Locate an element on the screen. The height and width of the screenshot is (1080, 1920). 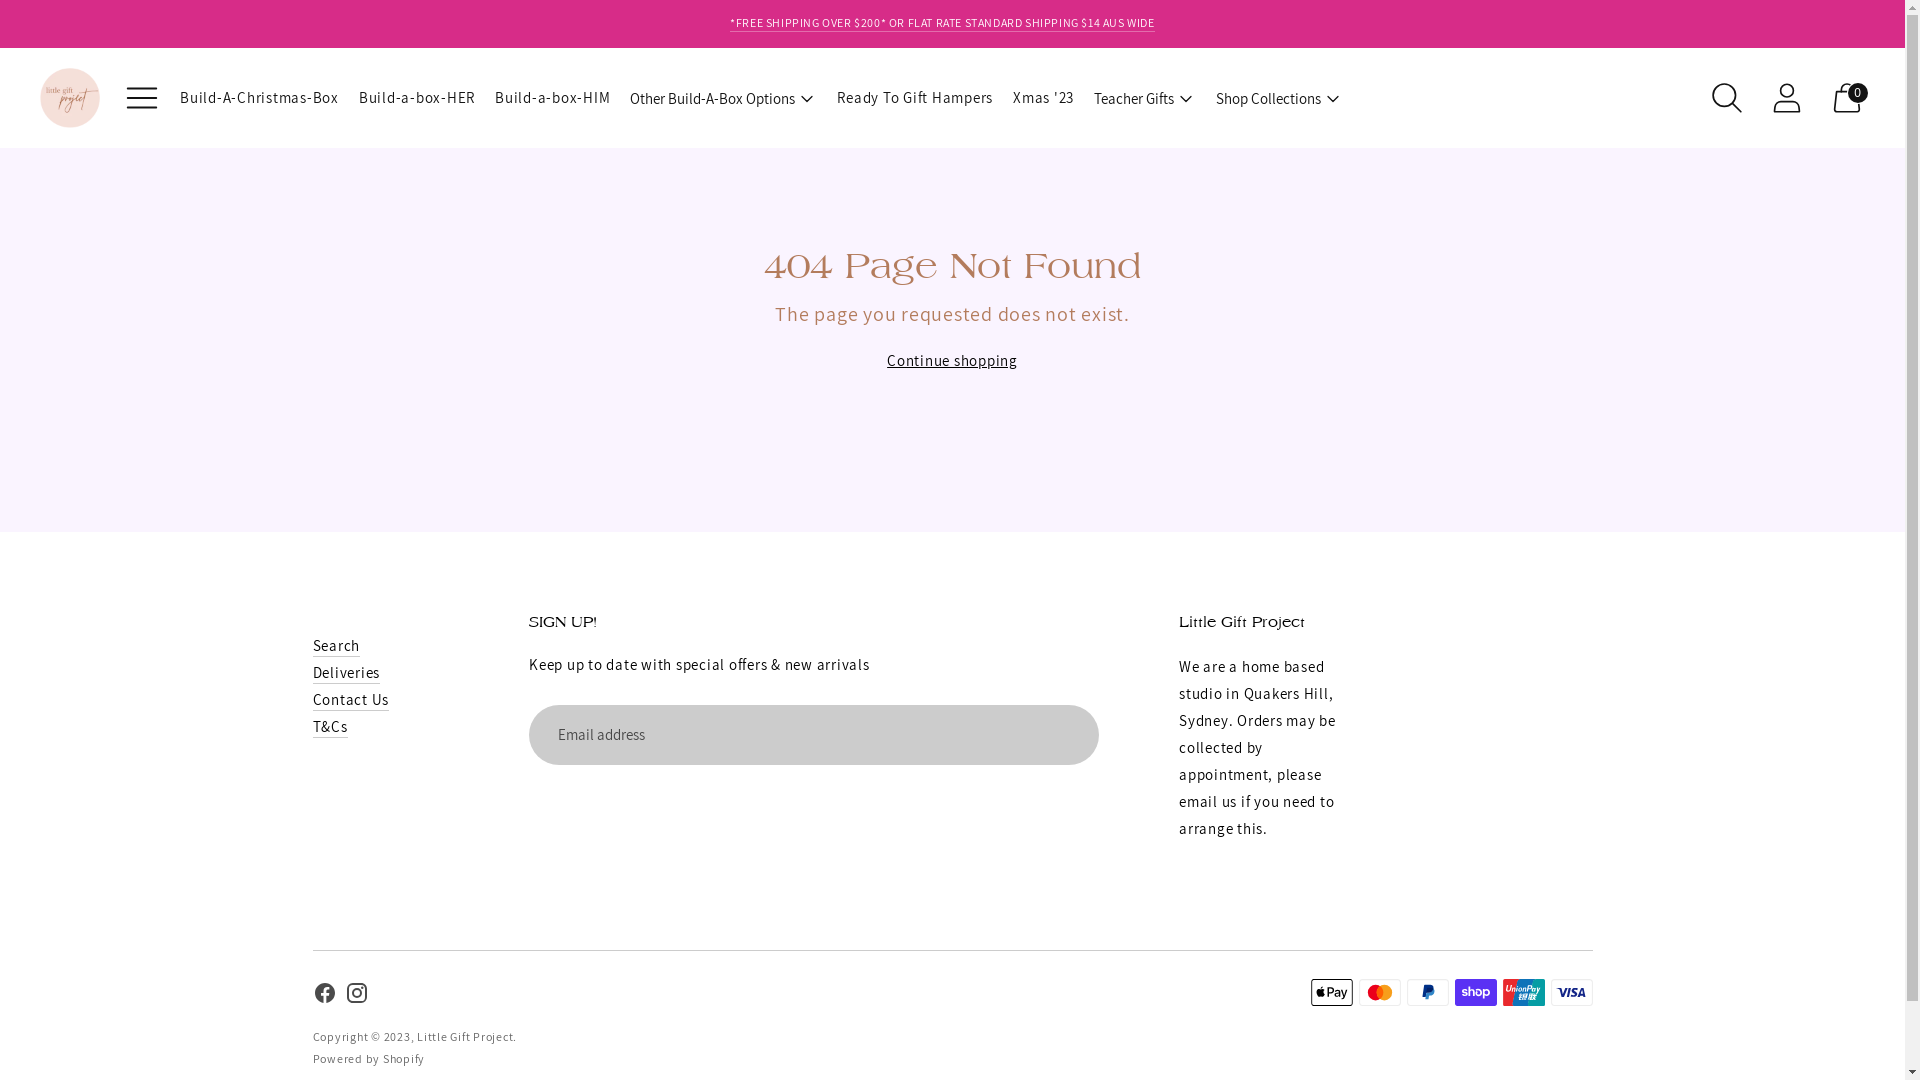
'Teacher Gifts' is located at coordinates (1145, 97).